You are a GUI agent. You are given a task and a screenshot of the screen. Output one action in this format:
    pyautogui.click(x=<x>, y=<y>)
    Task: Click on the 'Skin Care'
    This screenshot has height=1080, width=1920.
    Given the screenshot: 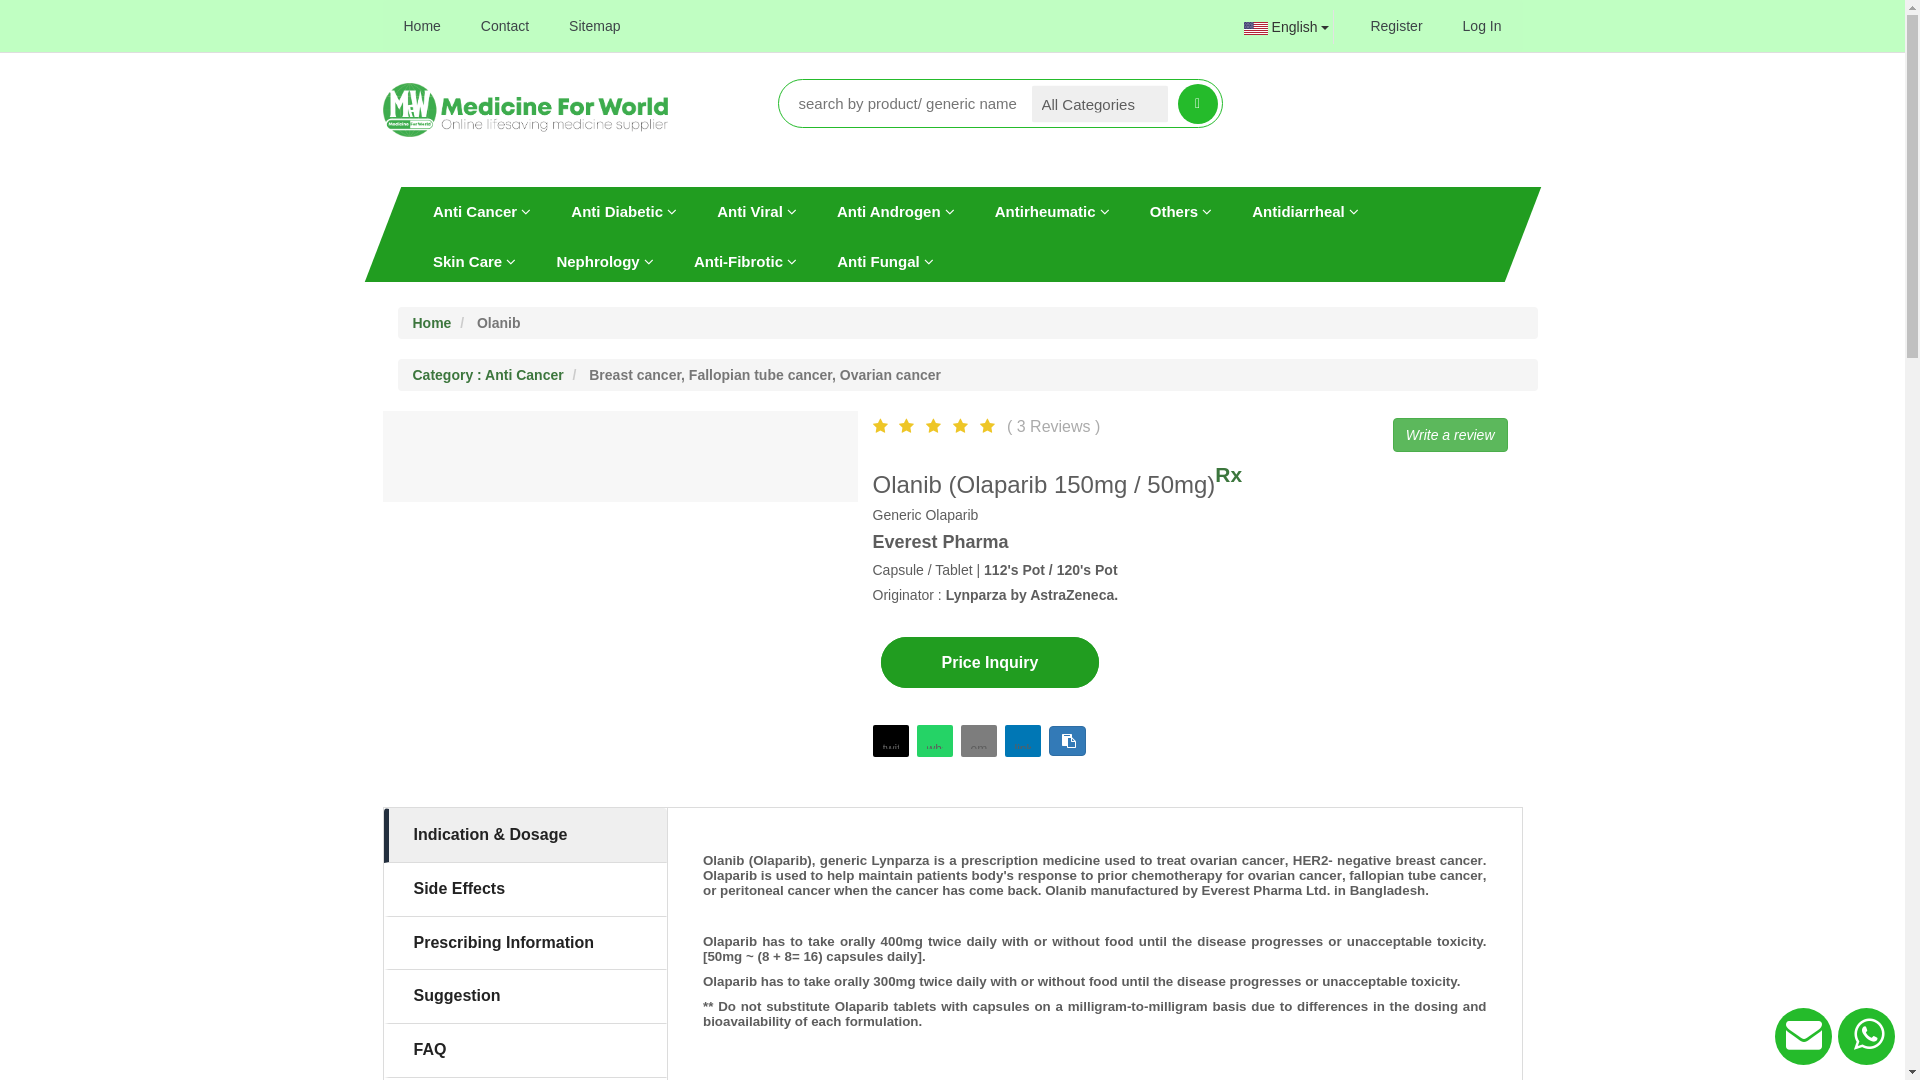 What is the action you would take?
    pyautogui.click(x=472, y=260)
    